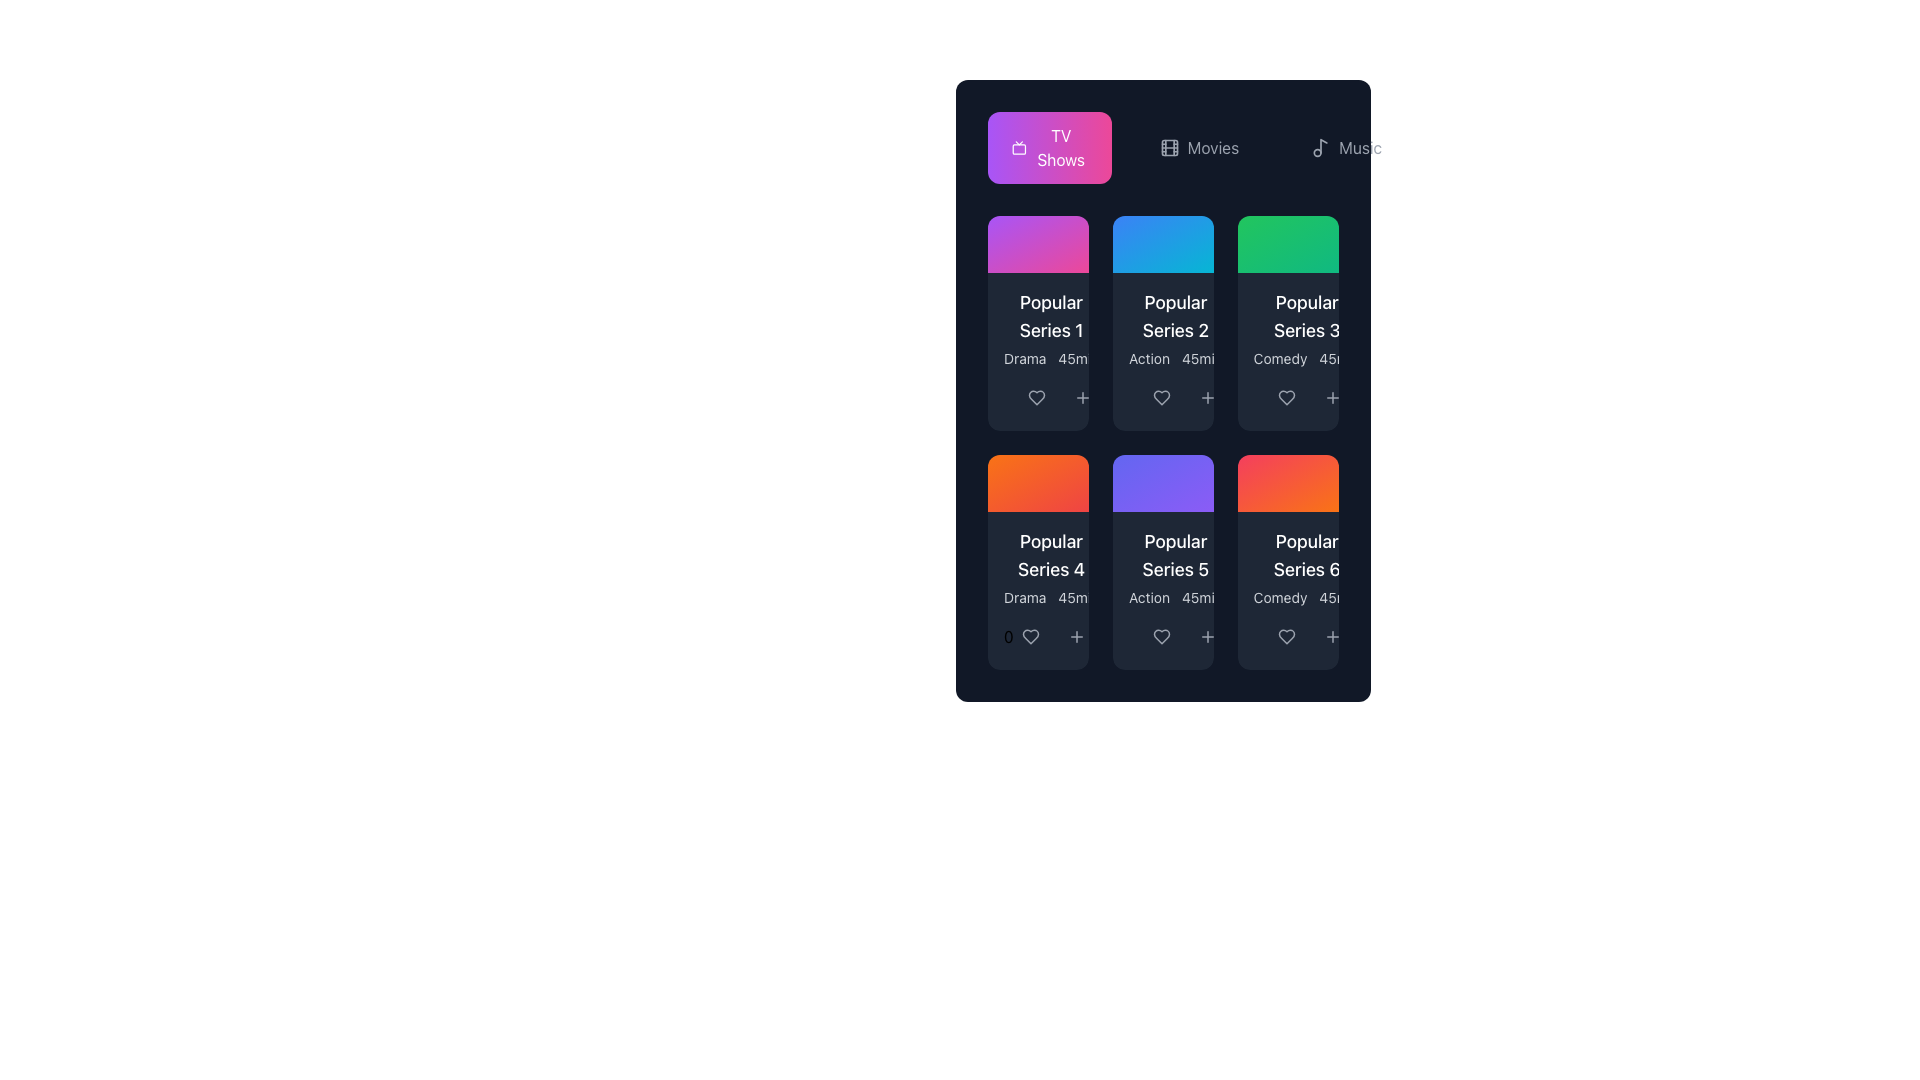 The height and width of the screenshot is (1080, 1920). What do you see at coordinates (1082, 397) in the screenshot?
I see `the second button in the horizontal group of three buttons below the 'Popular Series 1' card to change its color` at bounding box center [1082, 397].